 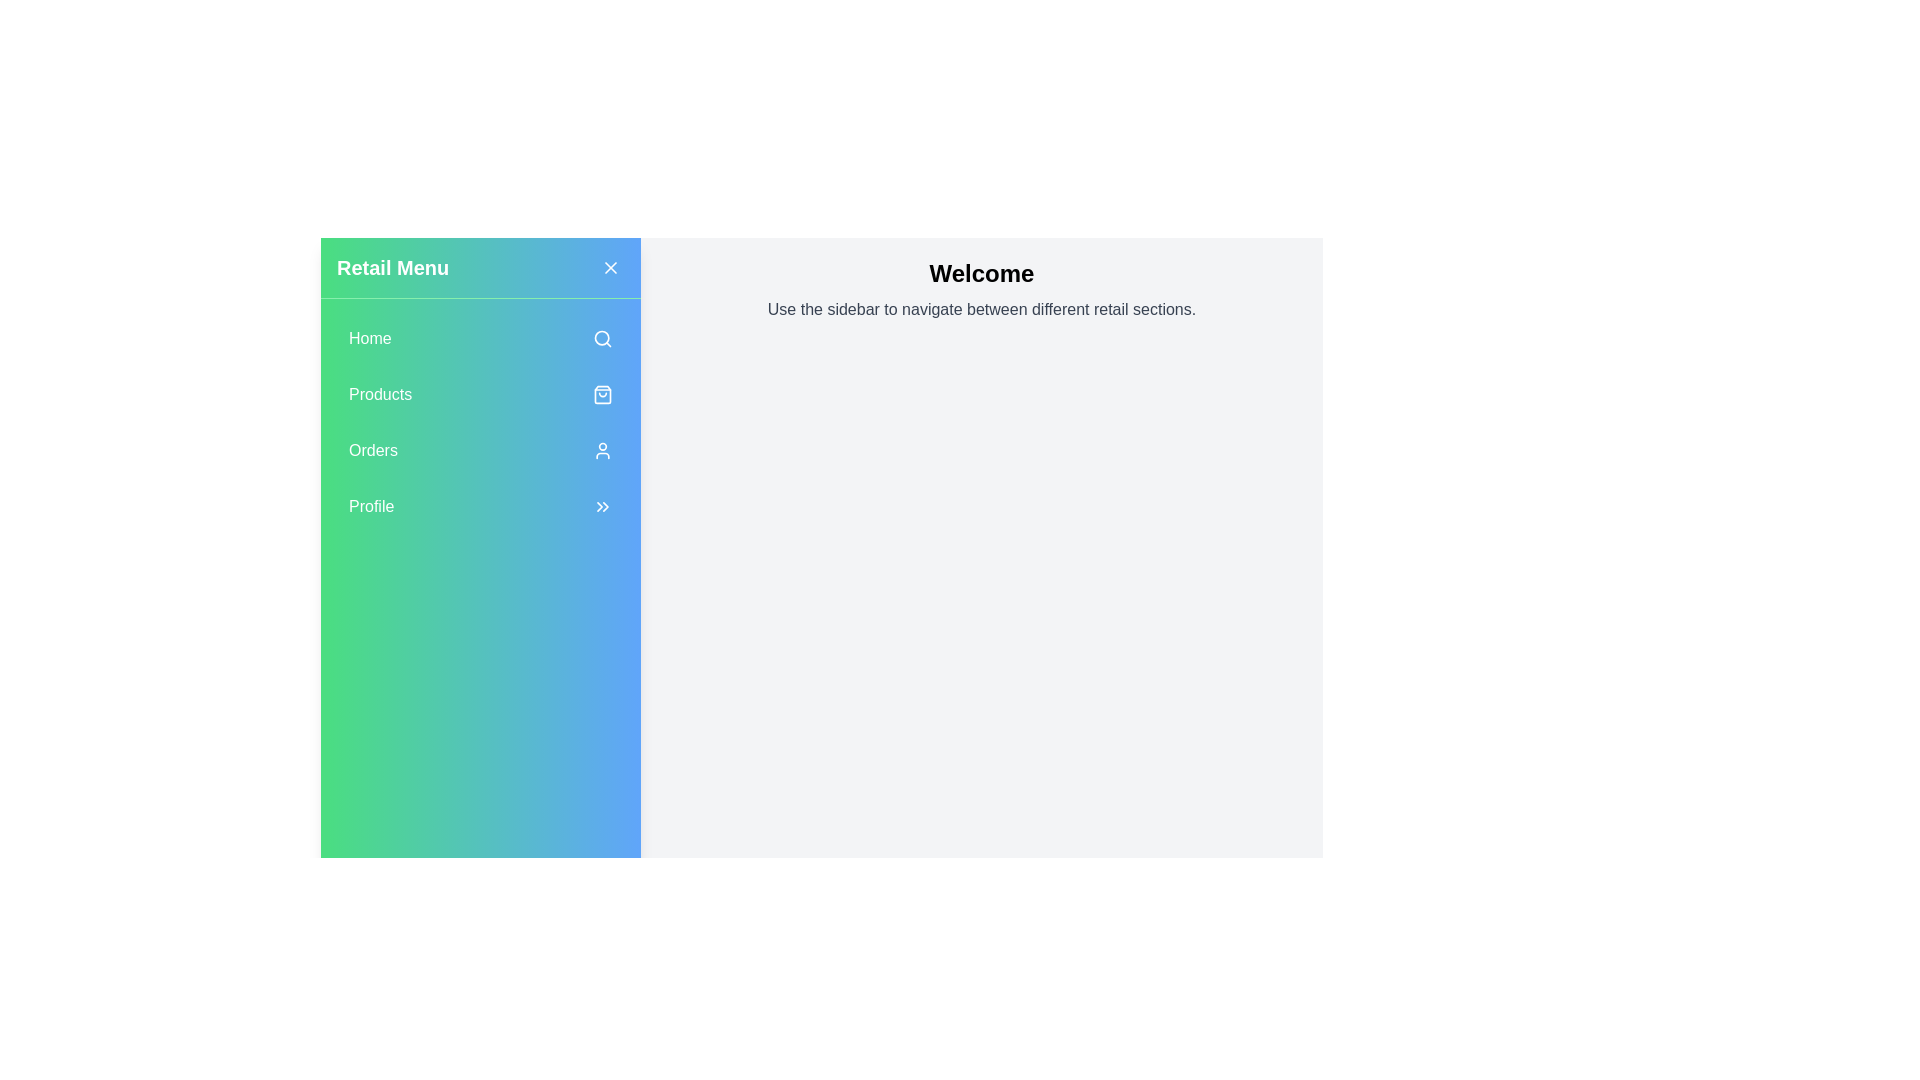 I want to click on the small shopping bag icon with a minimalist outline style, rendered in white on a blue background, located at the far right of the 'Products' item in the vertical navigation bar, so click(x=602, y=394).